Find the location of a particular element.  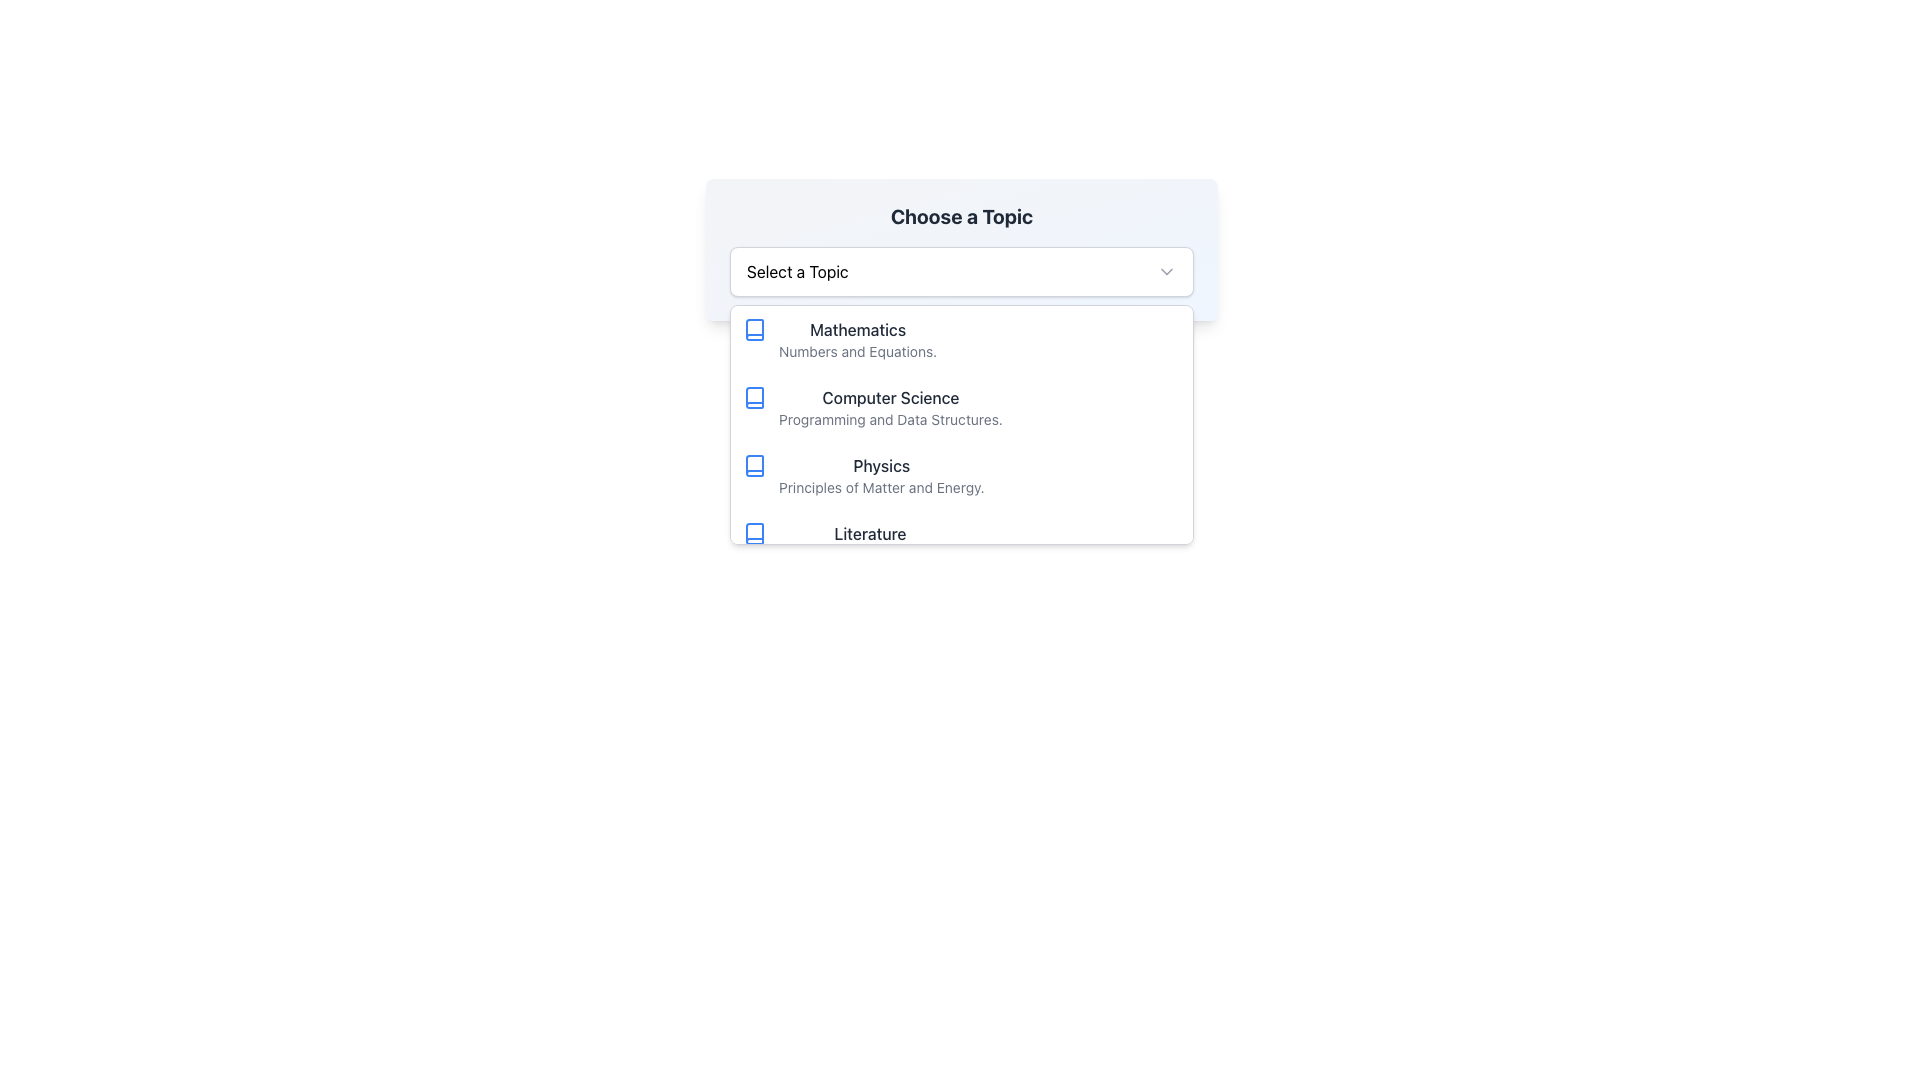

the 'Literature' icon, which is the first element in the last row of the dropdown list, located left of the 'Literature' text is located at coordinates (753, 532).